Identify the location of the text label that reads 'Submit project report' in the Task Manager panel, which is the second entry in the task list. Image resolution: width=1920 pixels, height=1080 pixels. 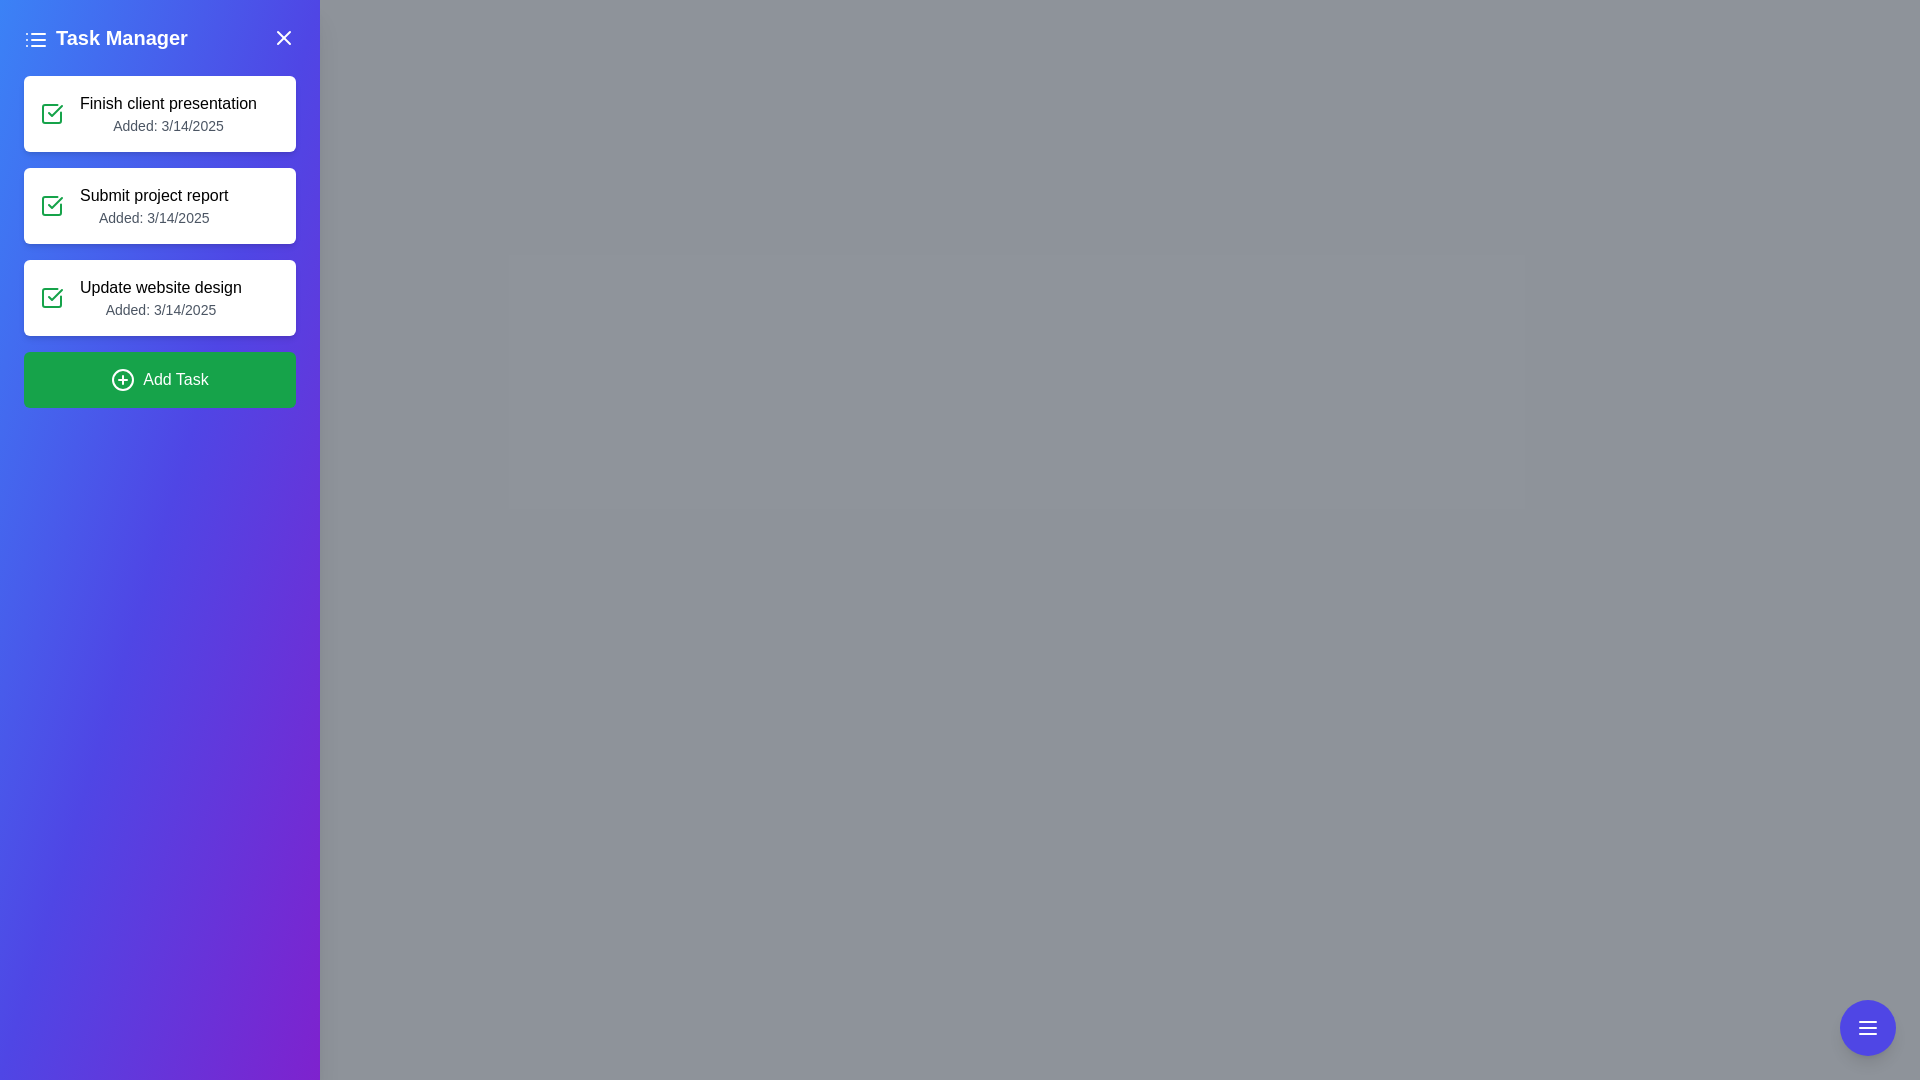
(153, 205).